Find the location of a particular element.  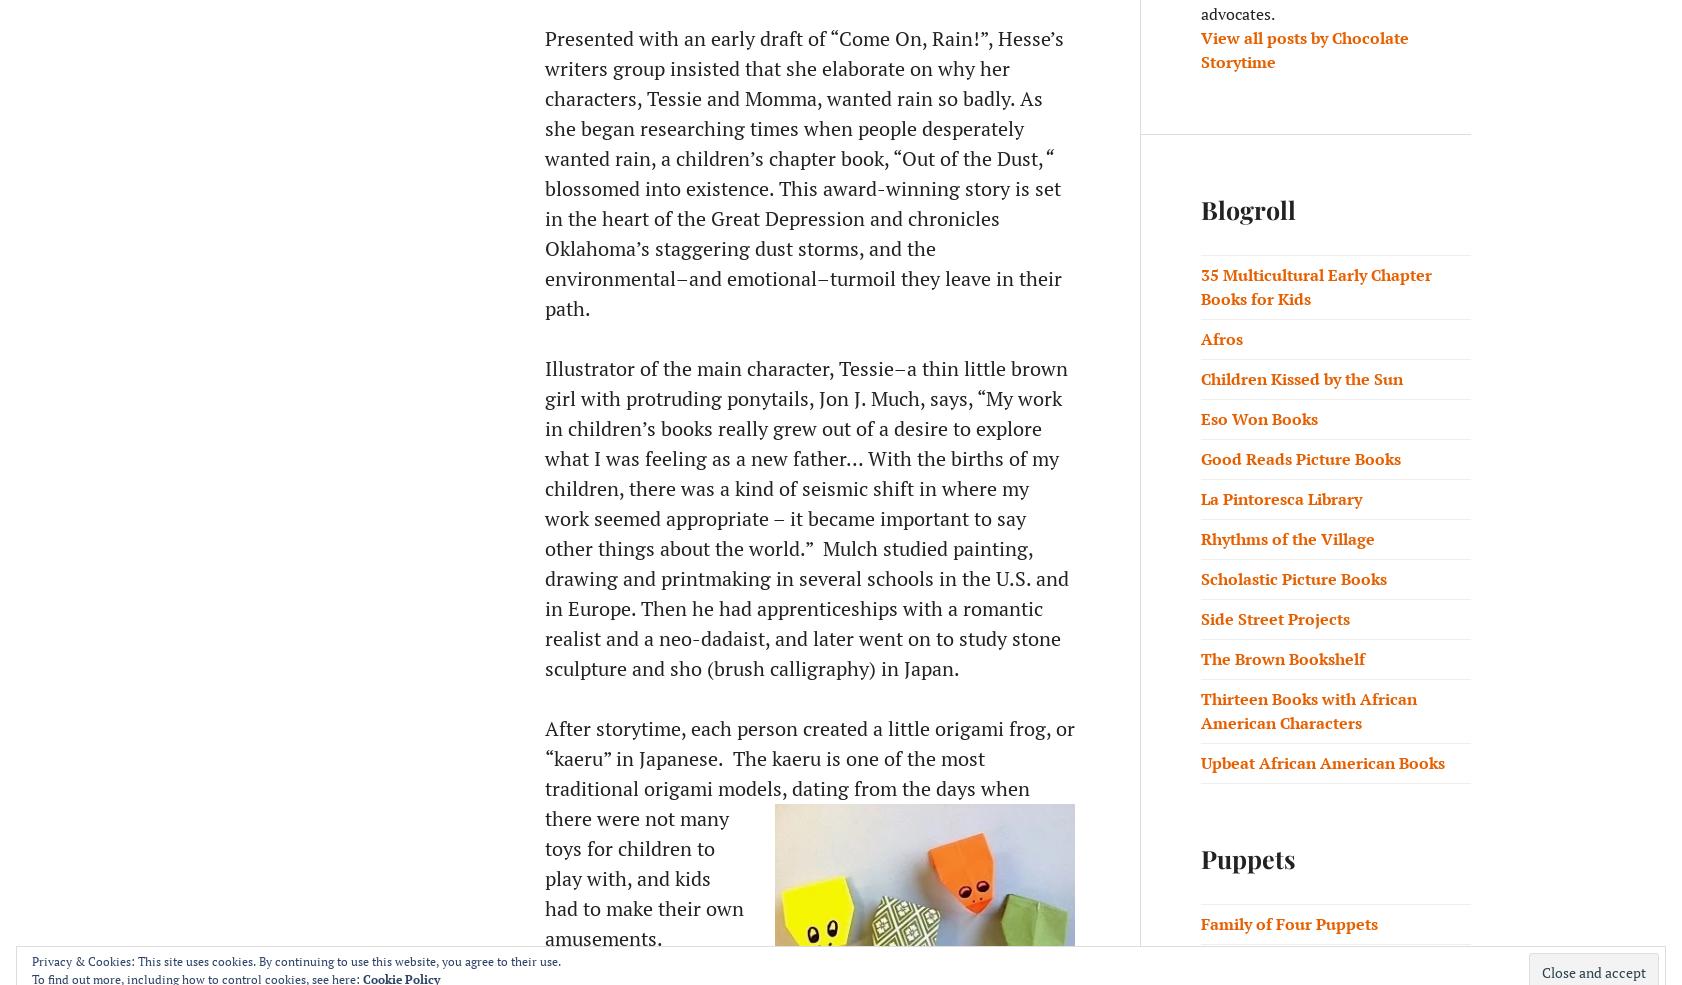

'Blogroll' is located at coordinates (1247, 207).